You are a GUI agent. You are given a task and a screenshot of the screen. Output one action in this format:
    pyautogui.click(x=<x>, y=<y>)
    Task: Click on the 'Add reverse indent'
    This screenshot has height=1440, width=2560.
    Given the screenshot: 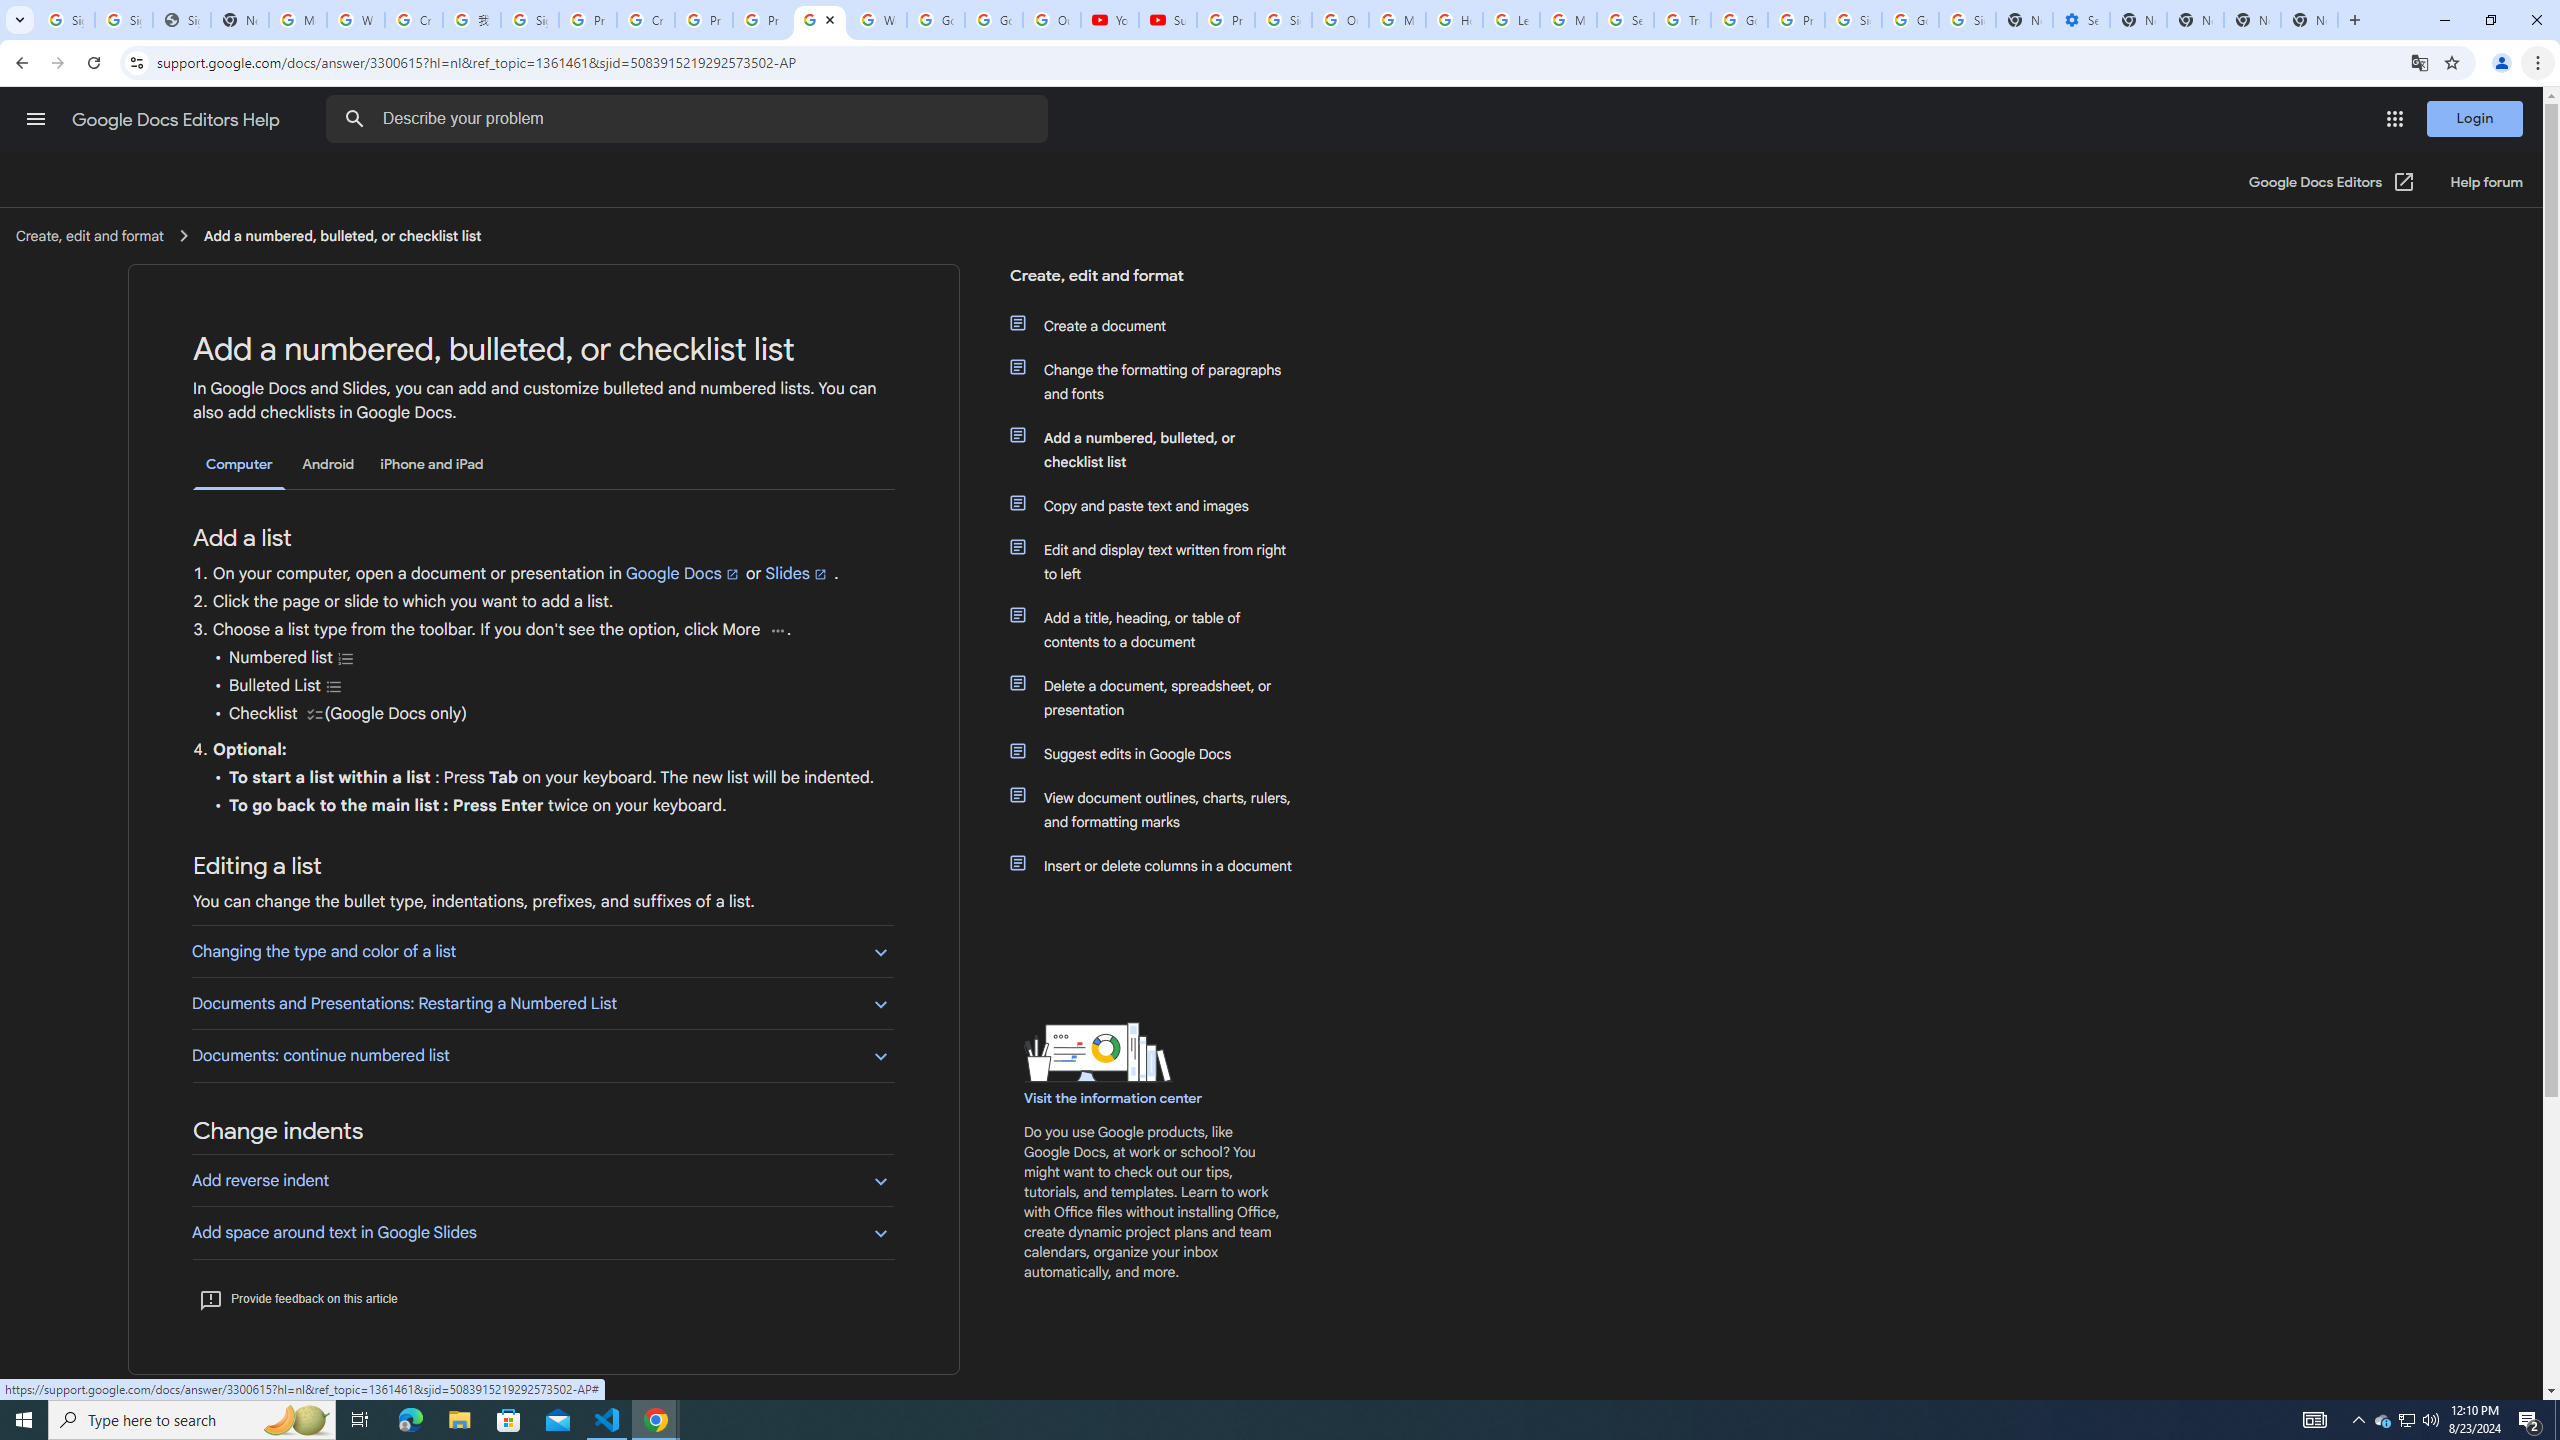 What is the action you would take?
    pyautogui.click(x=542, y=1179)
    